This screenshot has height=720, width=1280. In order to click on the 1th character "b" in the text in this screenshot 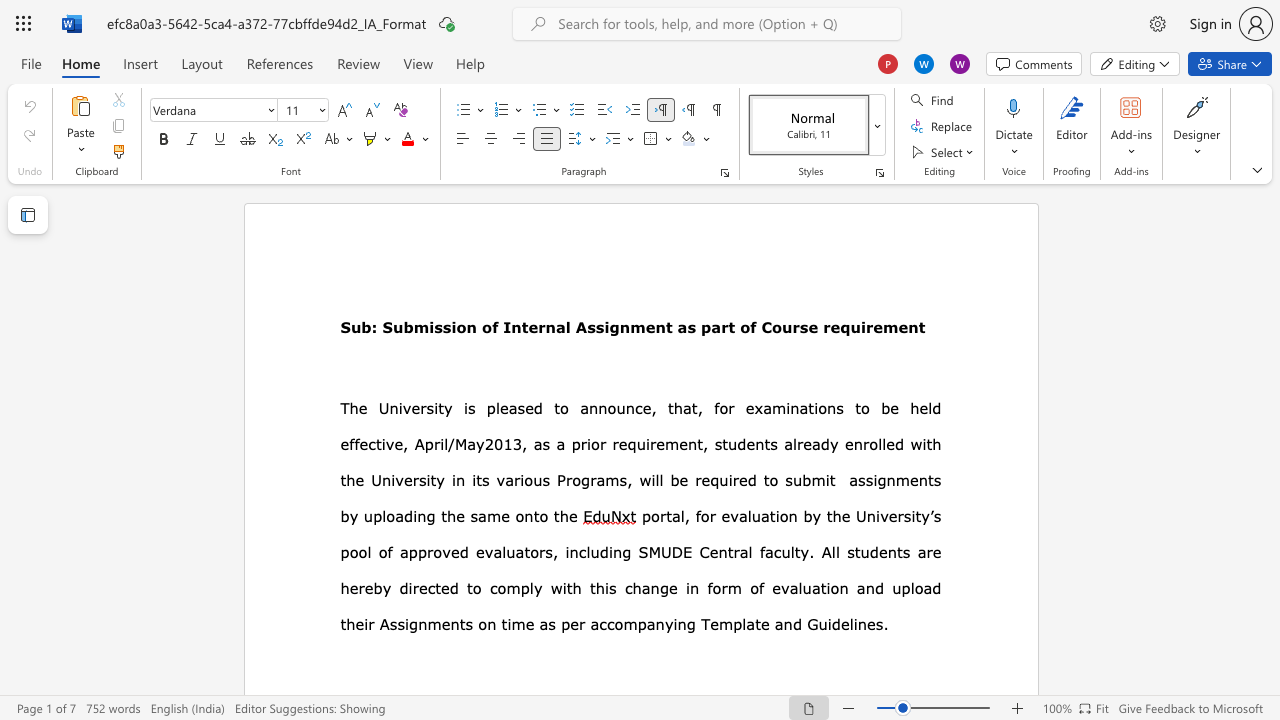, I will do `click(806, 480)`.